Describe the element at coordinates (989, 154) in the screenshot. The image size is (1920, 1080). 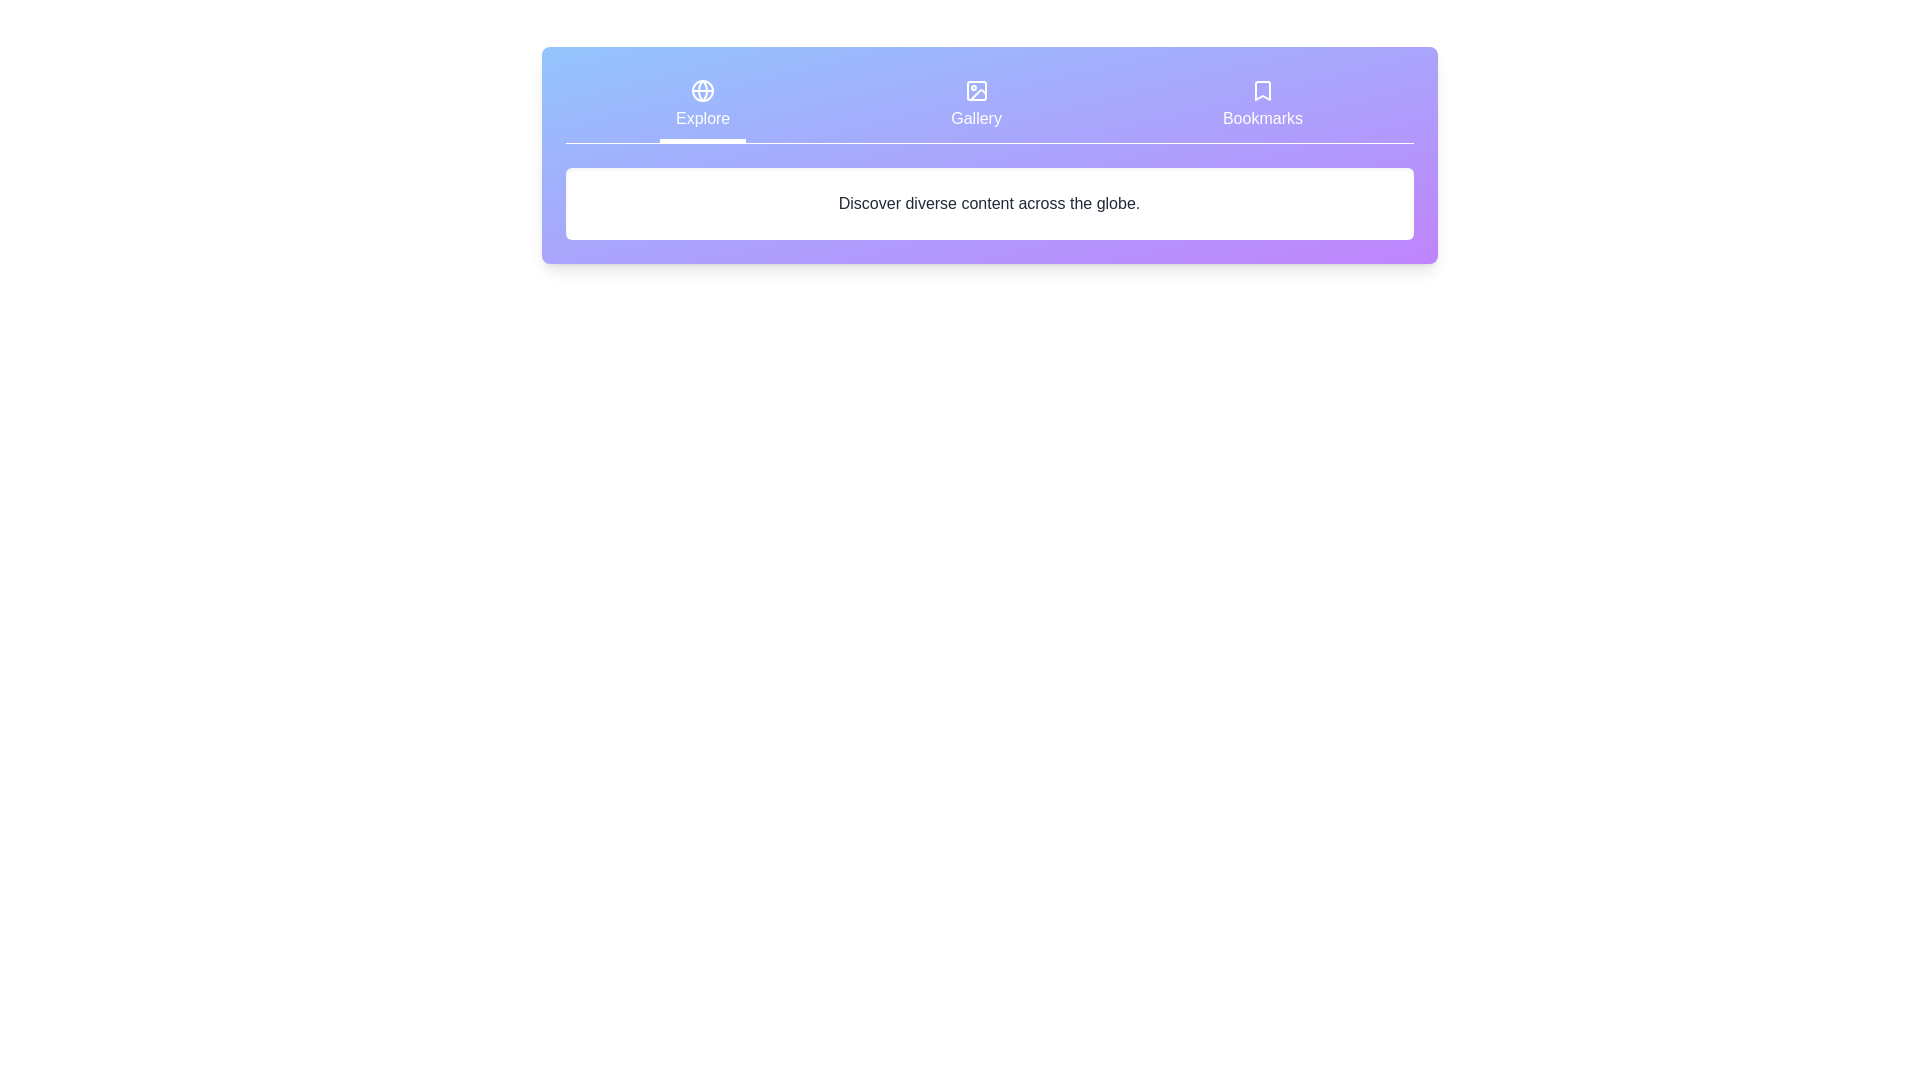
I see `the gradient background to initiate interaction` at that location.